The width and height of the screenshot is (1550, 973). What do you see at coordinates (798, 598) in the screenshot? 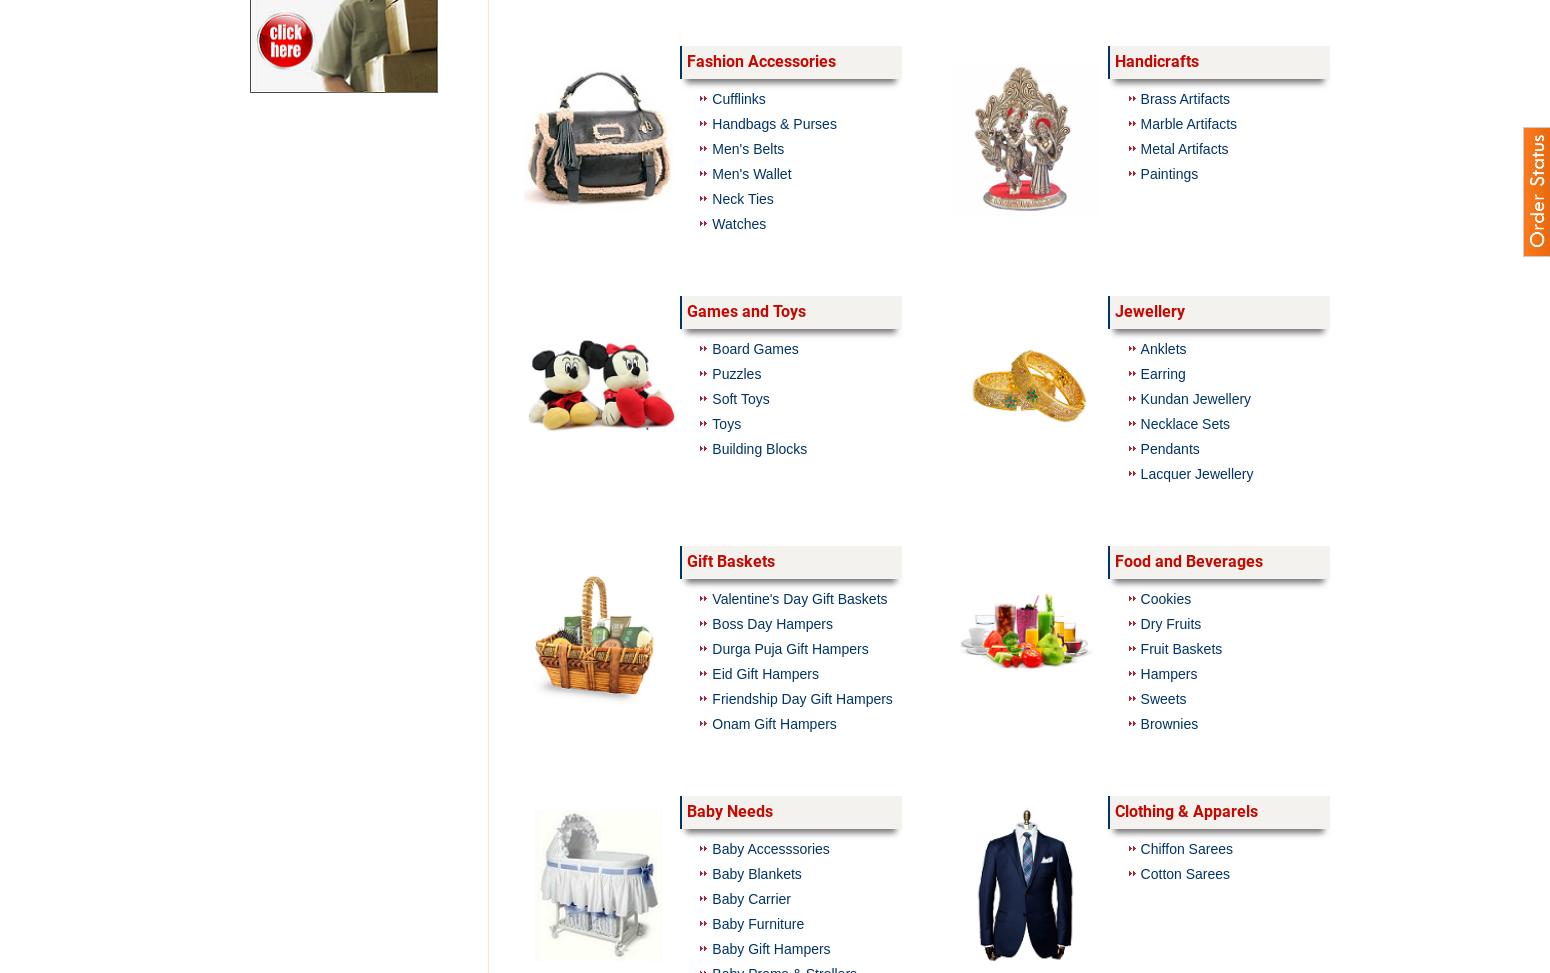
I see `'Valentine's Day Gift Baskets'` at bounding box center [798, 598].